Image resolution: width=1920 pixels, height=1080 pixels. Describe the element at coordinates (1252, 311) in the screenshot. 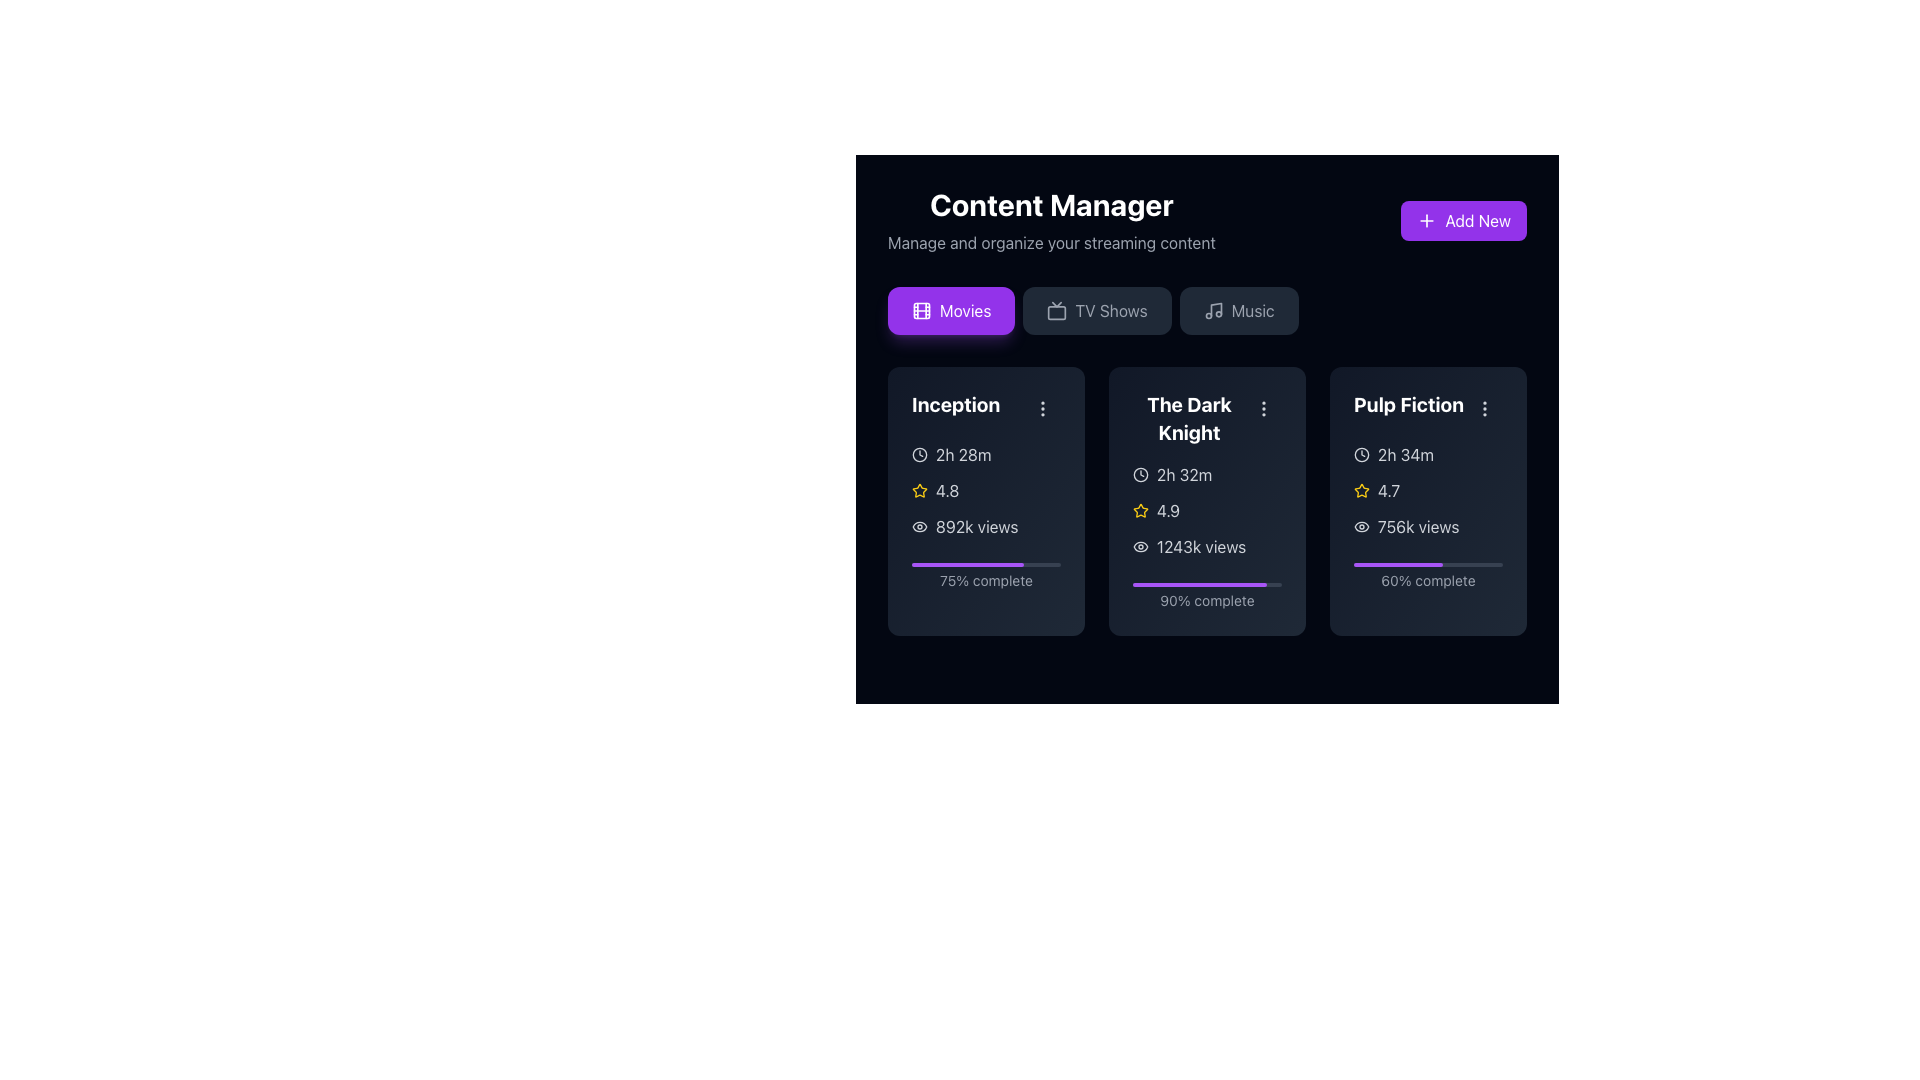

I see `the 'Music' label within the interactive button located in the third position of the navigation options` at that location.